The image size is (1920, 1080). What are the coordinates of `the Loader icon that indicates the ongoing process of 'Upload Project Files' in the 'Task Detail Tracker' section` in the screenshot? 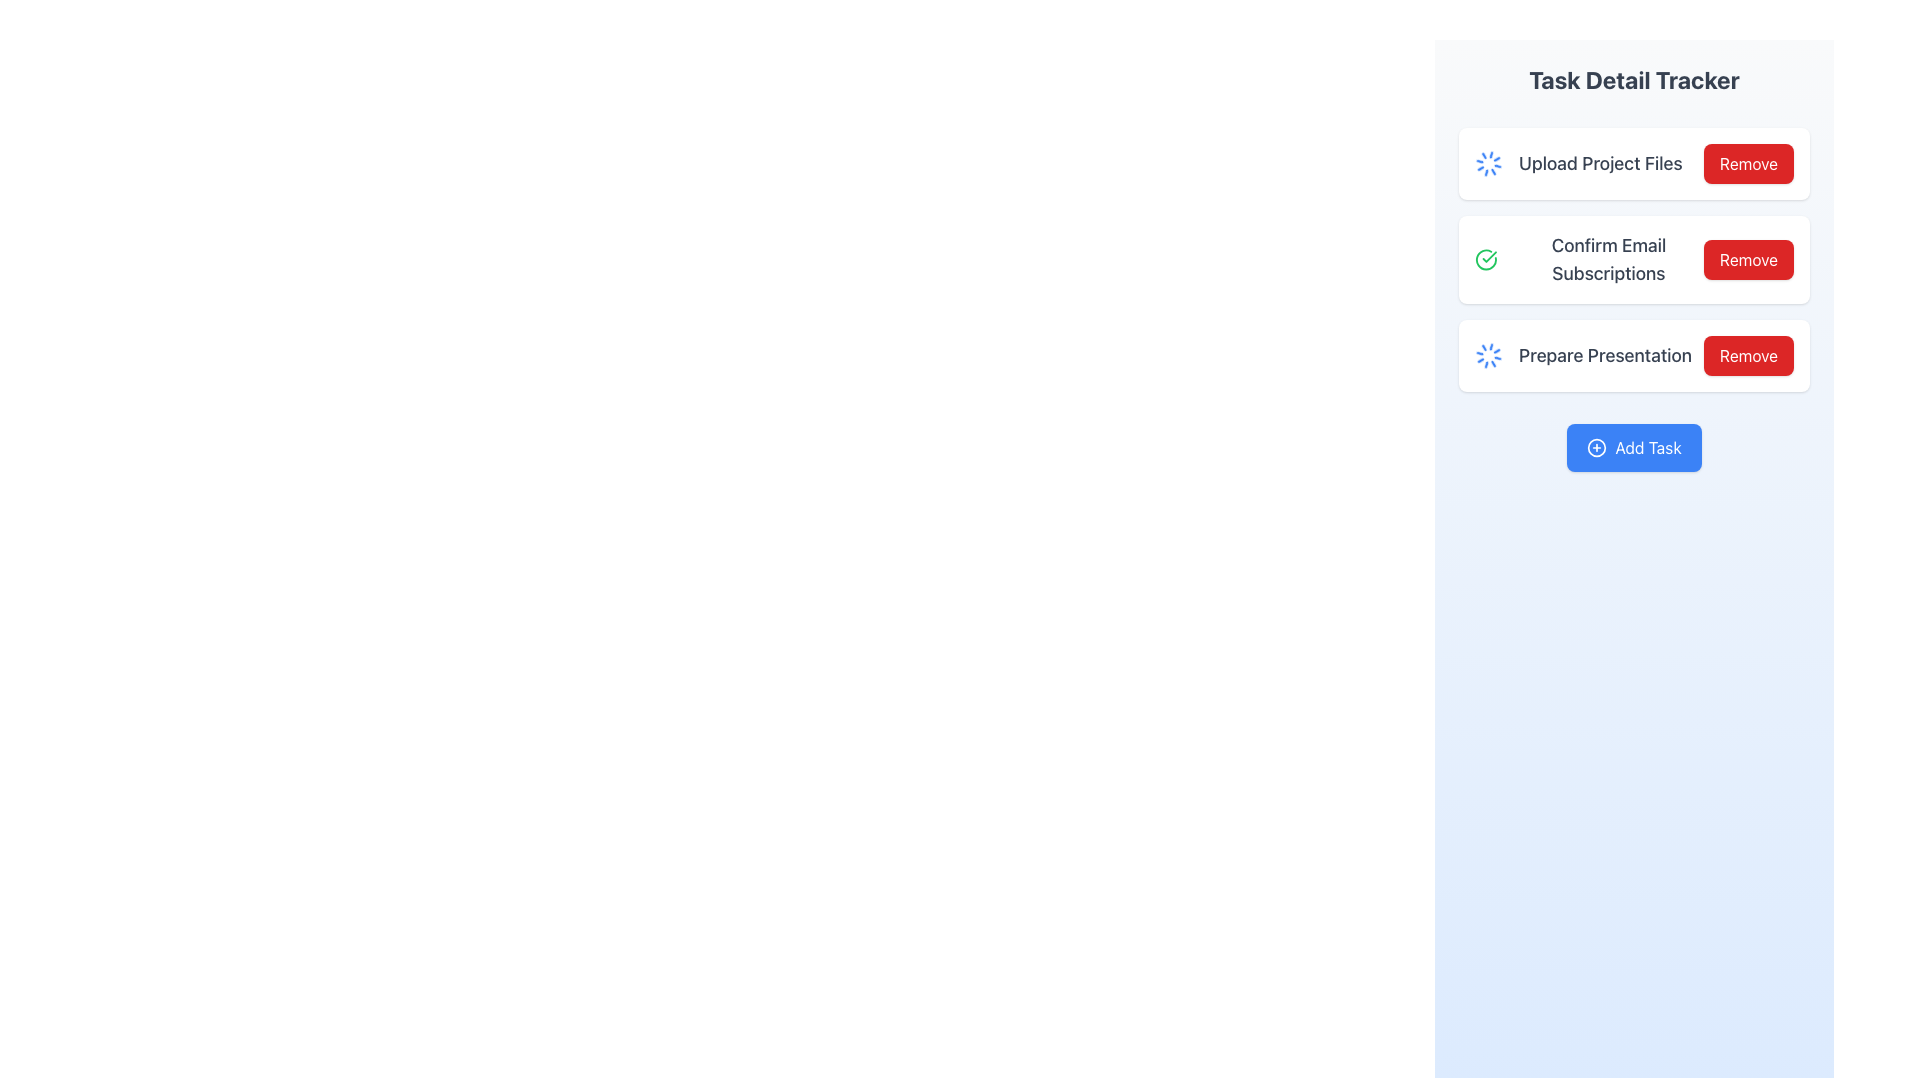 It's located at (1488, 163).